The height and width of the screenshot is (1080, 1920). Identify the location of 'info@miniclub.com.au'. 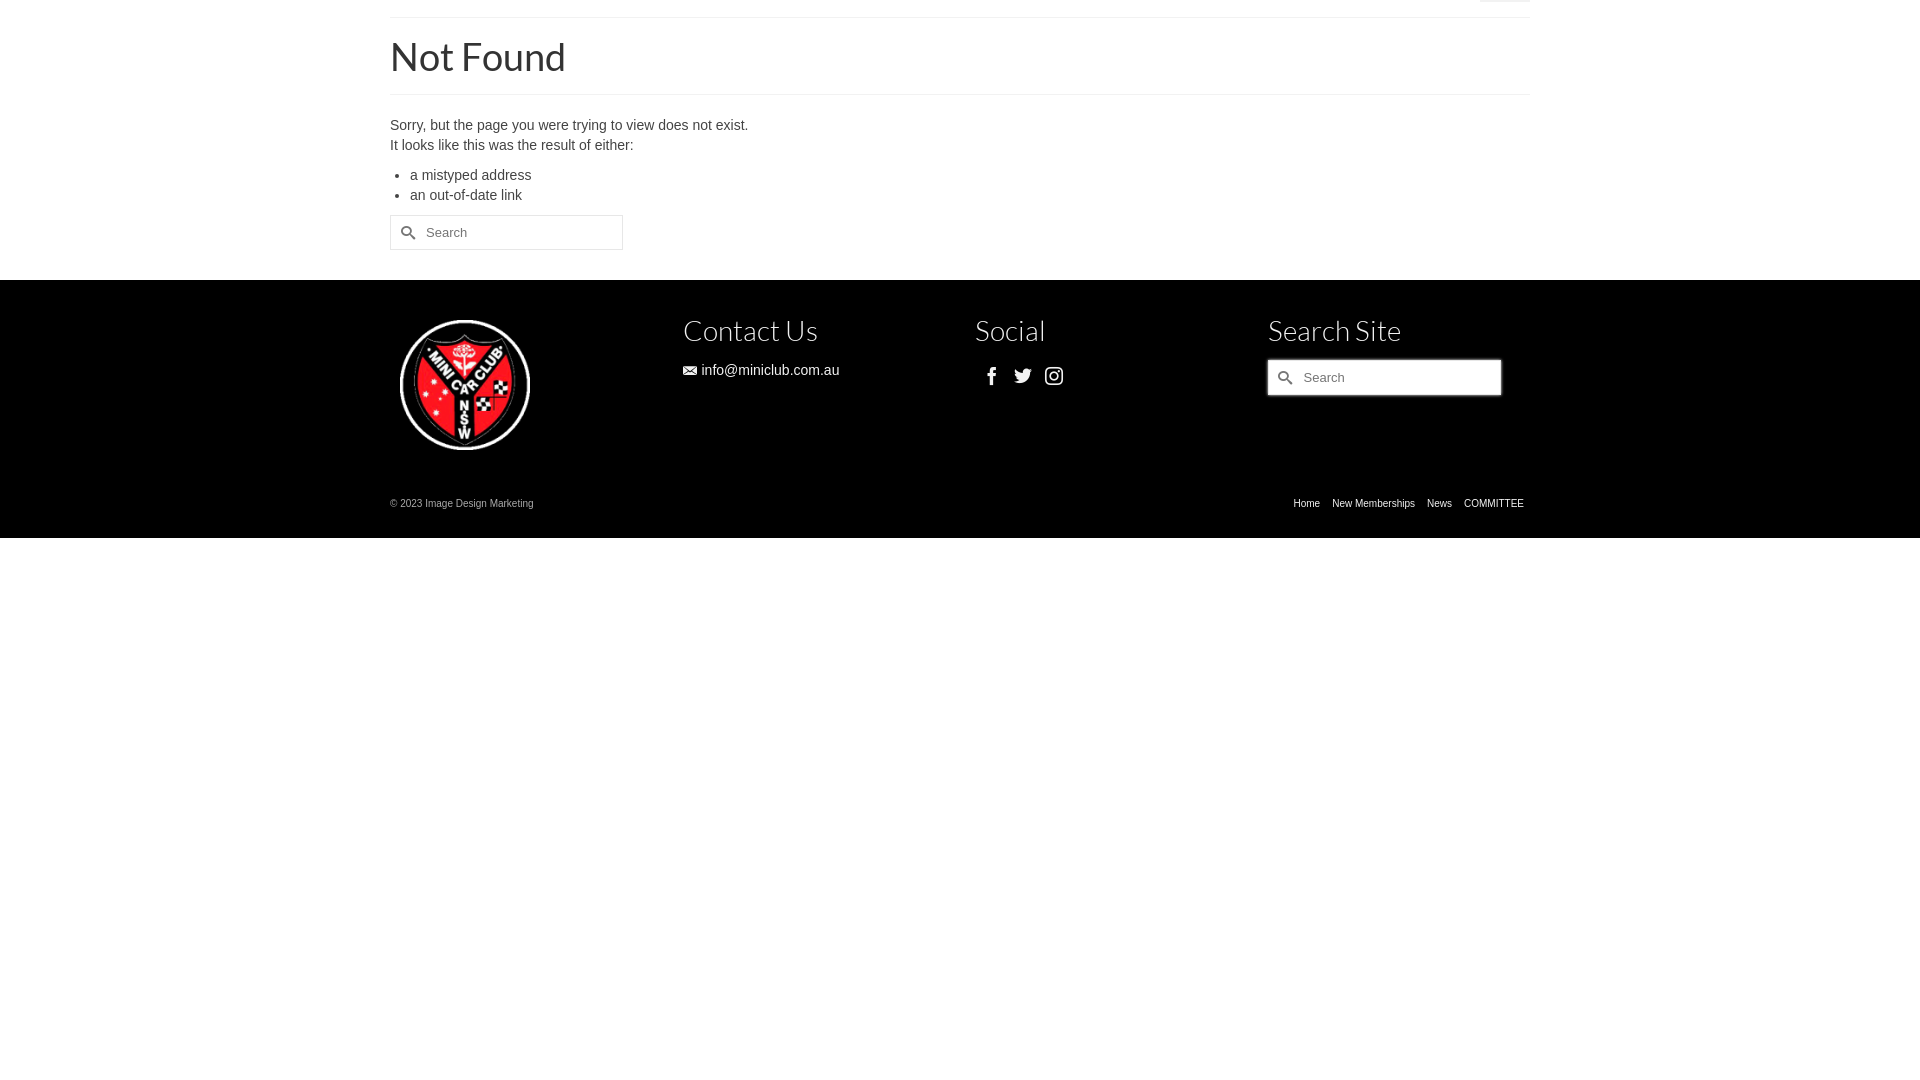
(759, 370).